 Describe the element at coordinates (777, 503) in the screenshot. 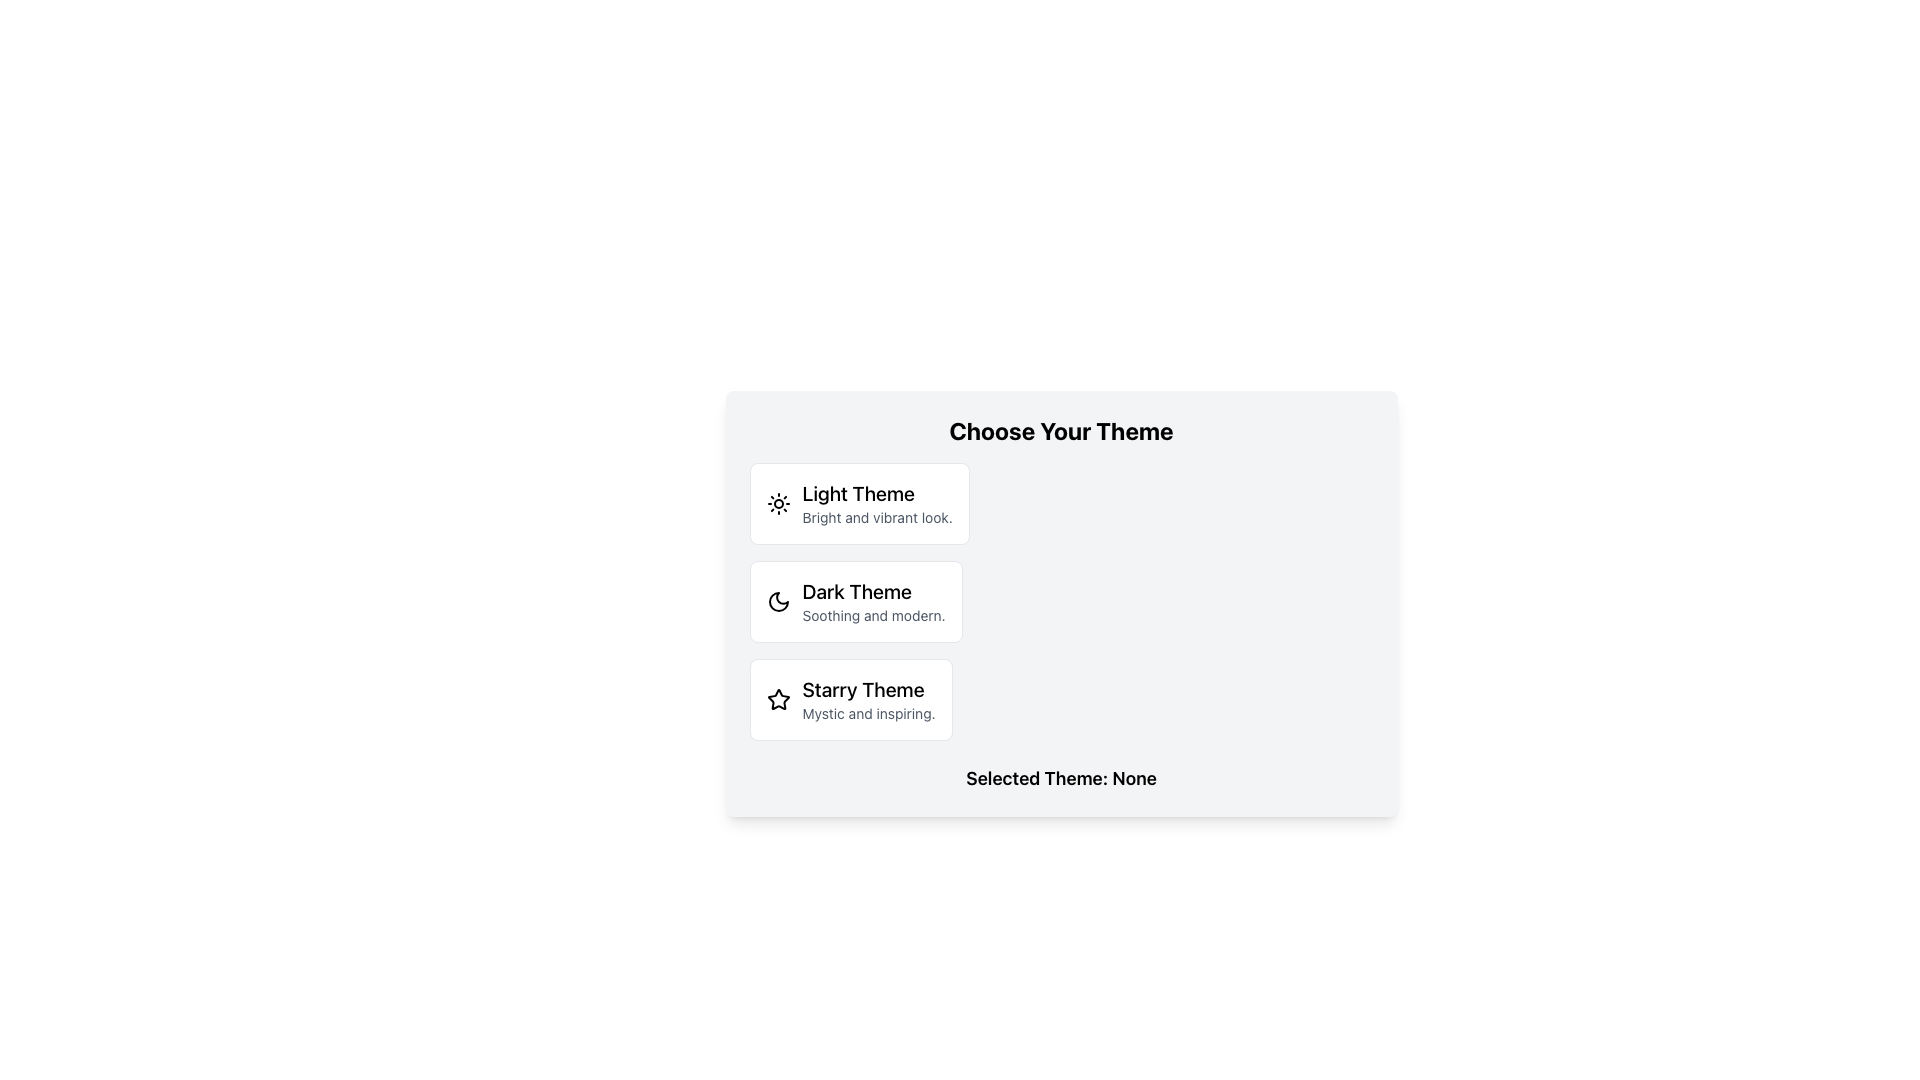

I see `sun icon located to the left of the 'Light Theme' text in the theme selection list for additional properties` at that location.